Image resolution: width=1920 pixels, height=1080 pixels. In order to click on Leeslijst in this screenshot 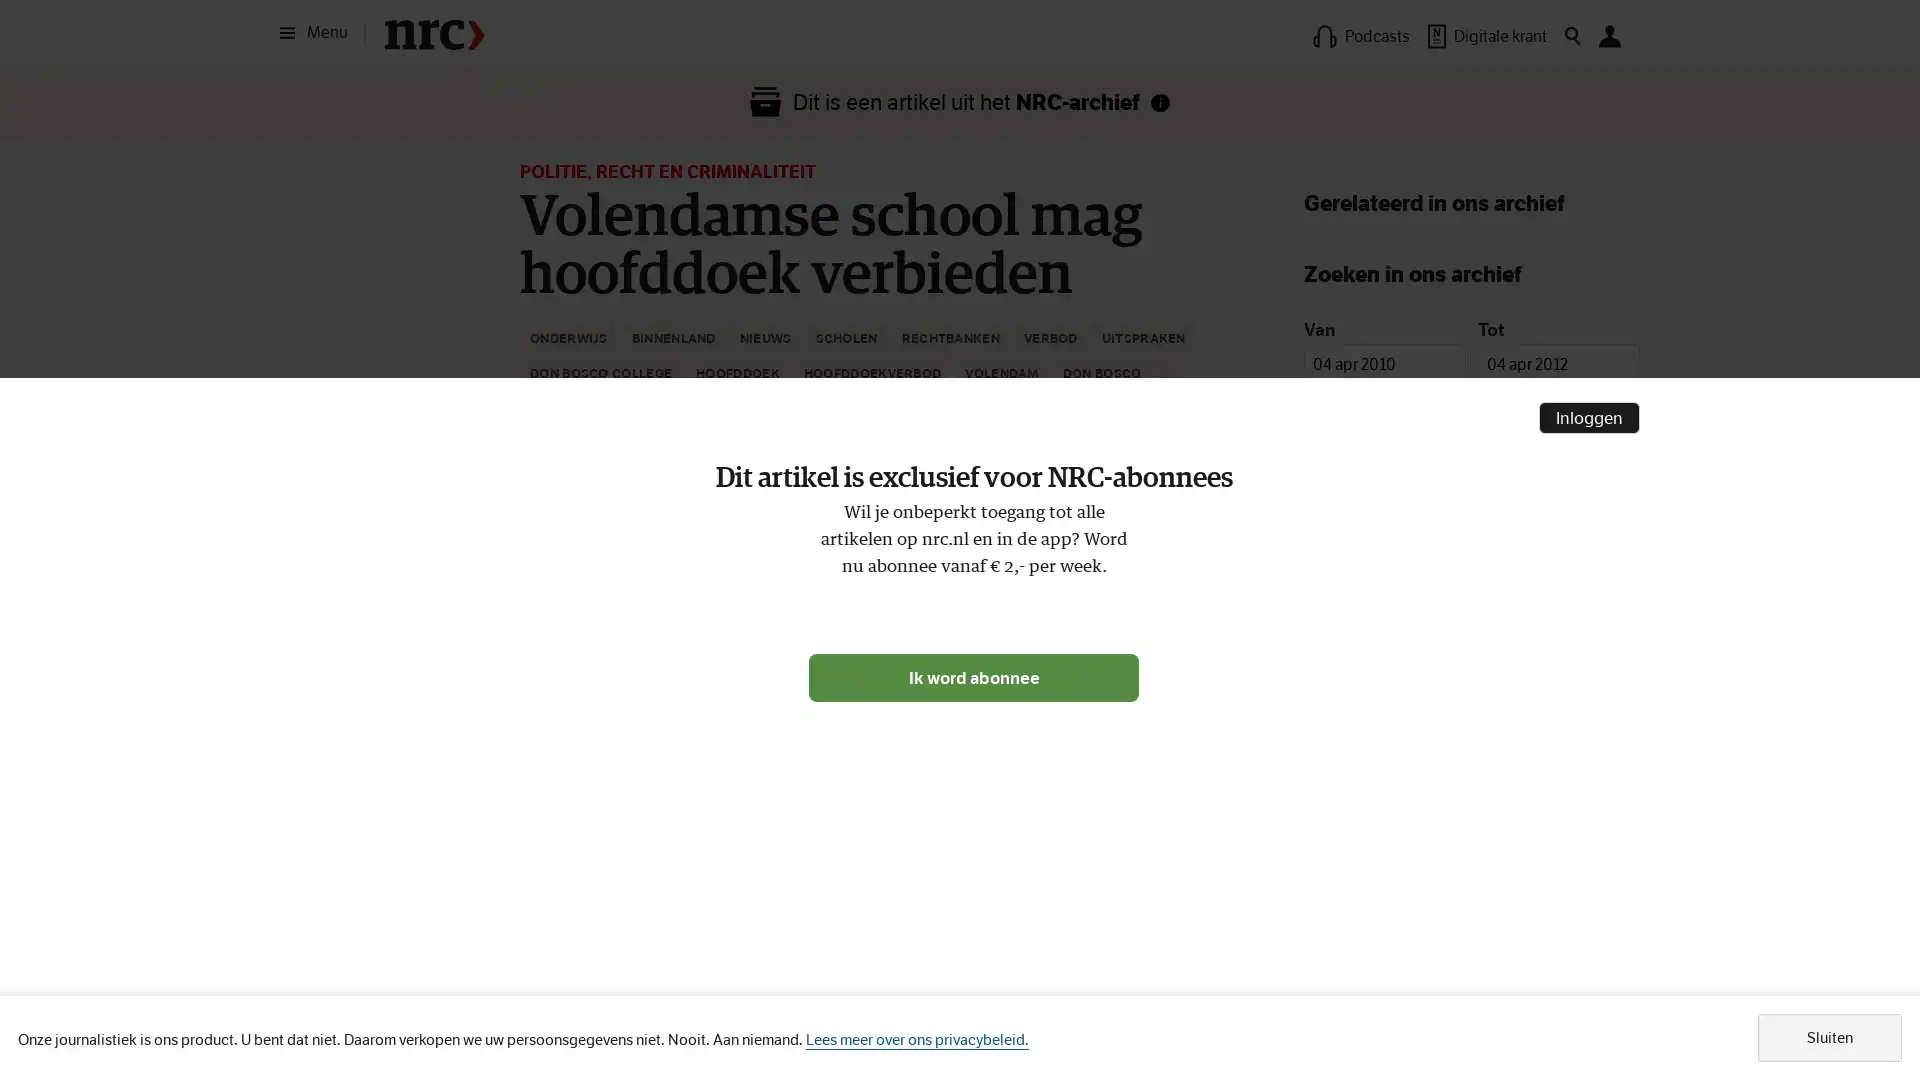, I will do `click(561, 609)`.